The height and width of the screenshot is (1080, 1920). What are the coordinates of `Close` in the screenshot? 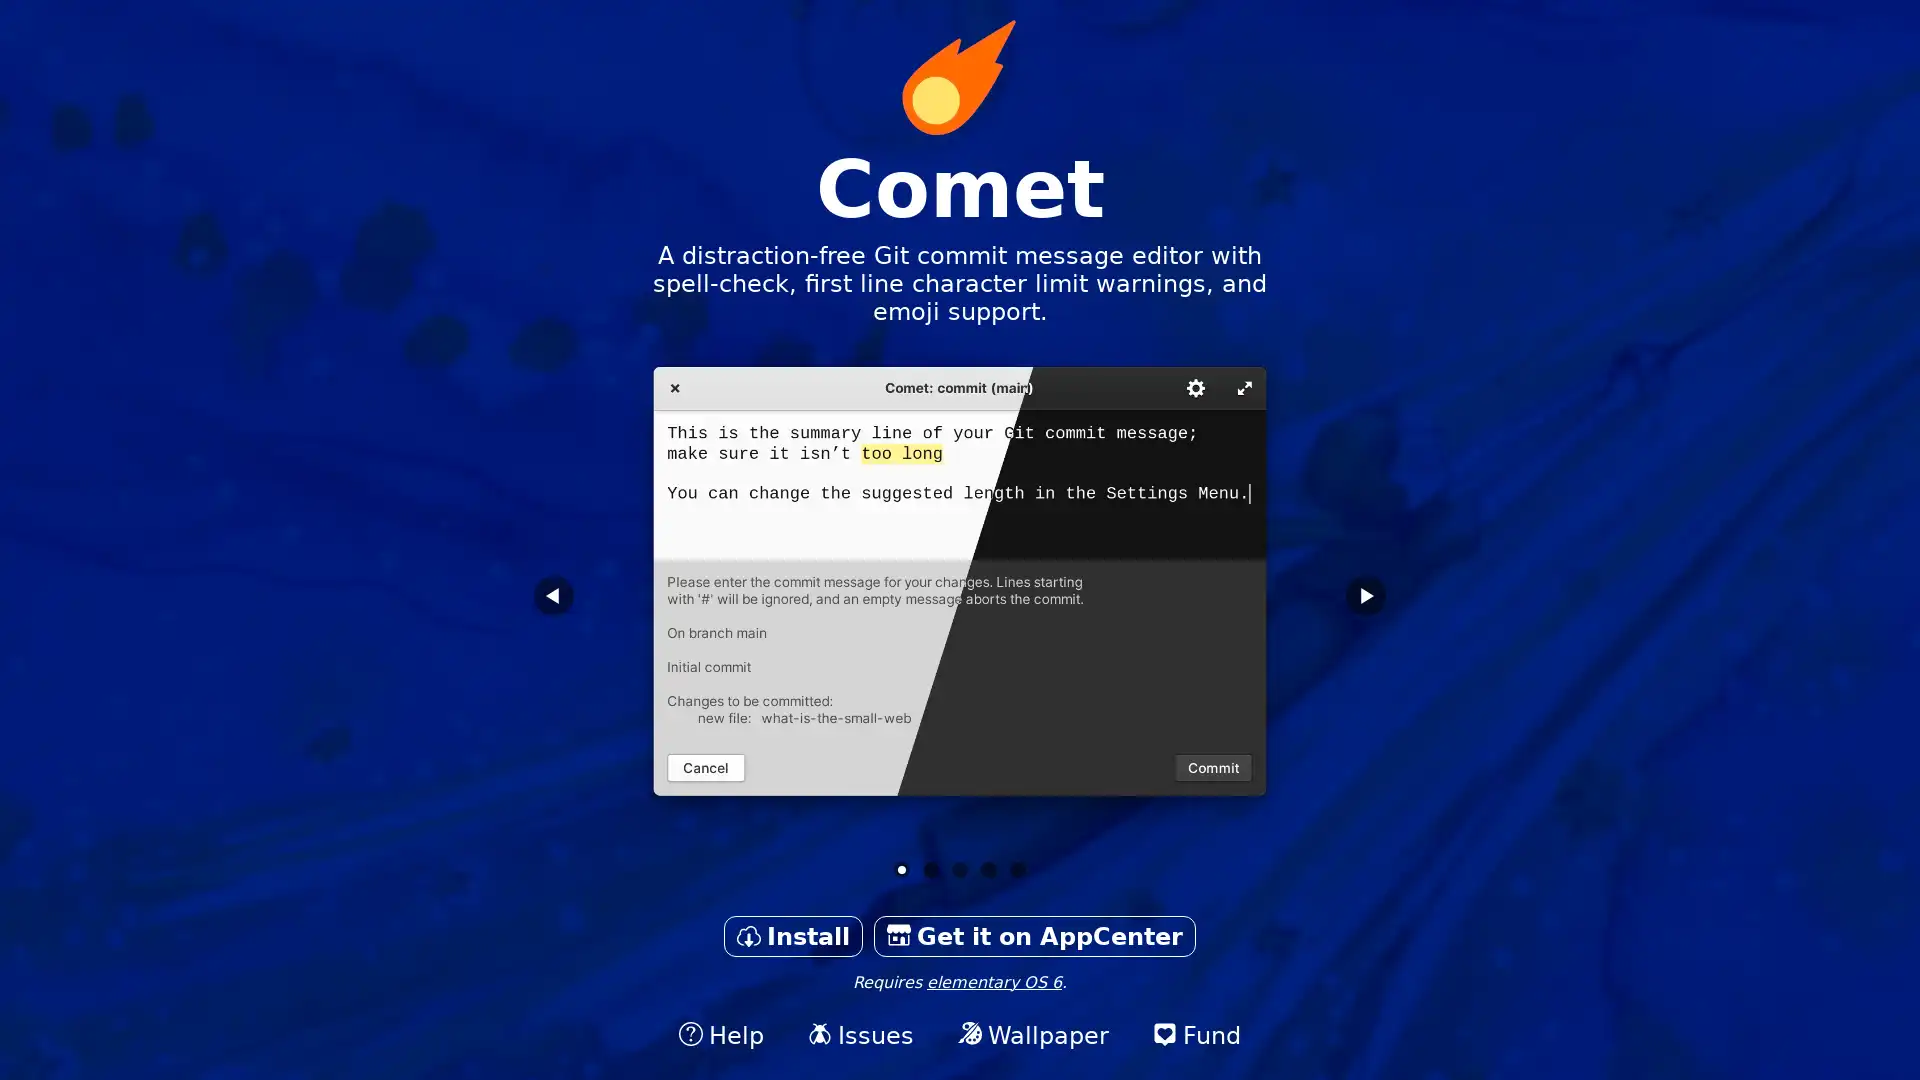 It's located at (958, 622).